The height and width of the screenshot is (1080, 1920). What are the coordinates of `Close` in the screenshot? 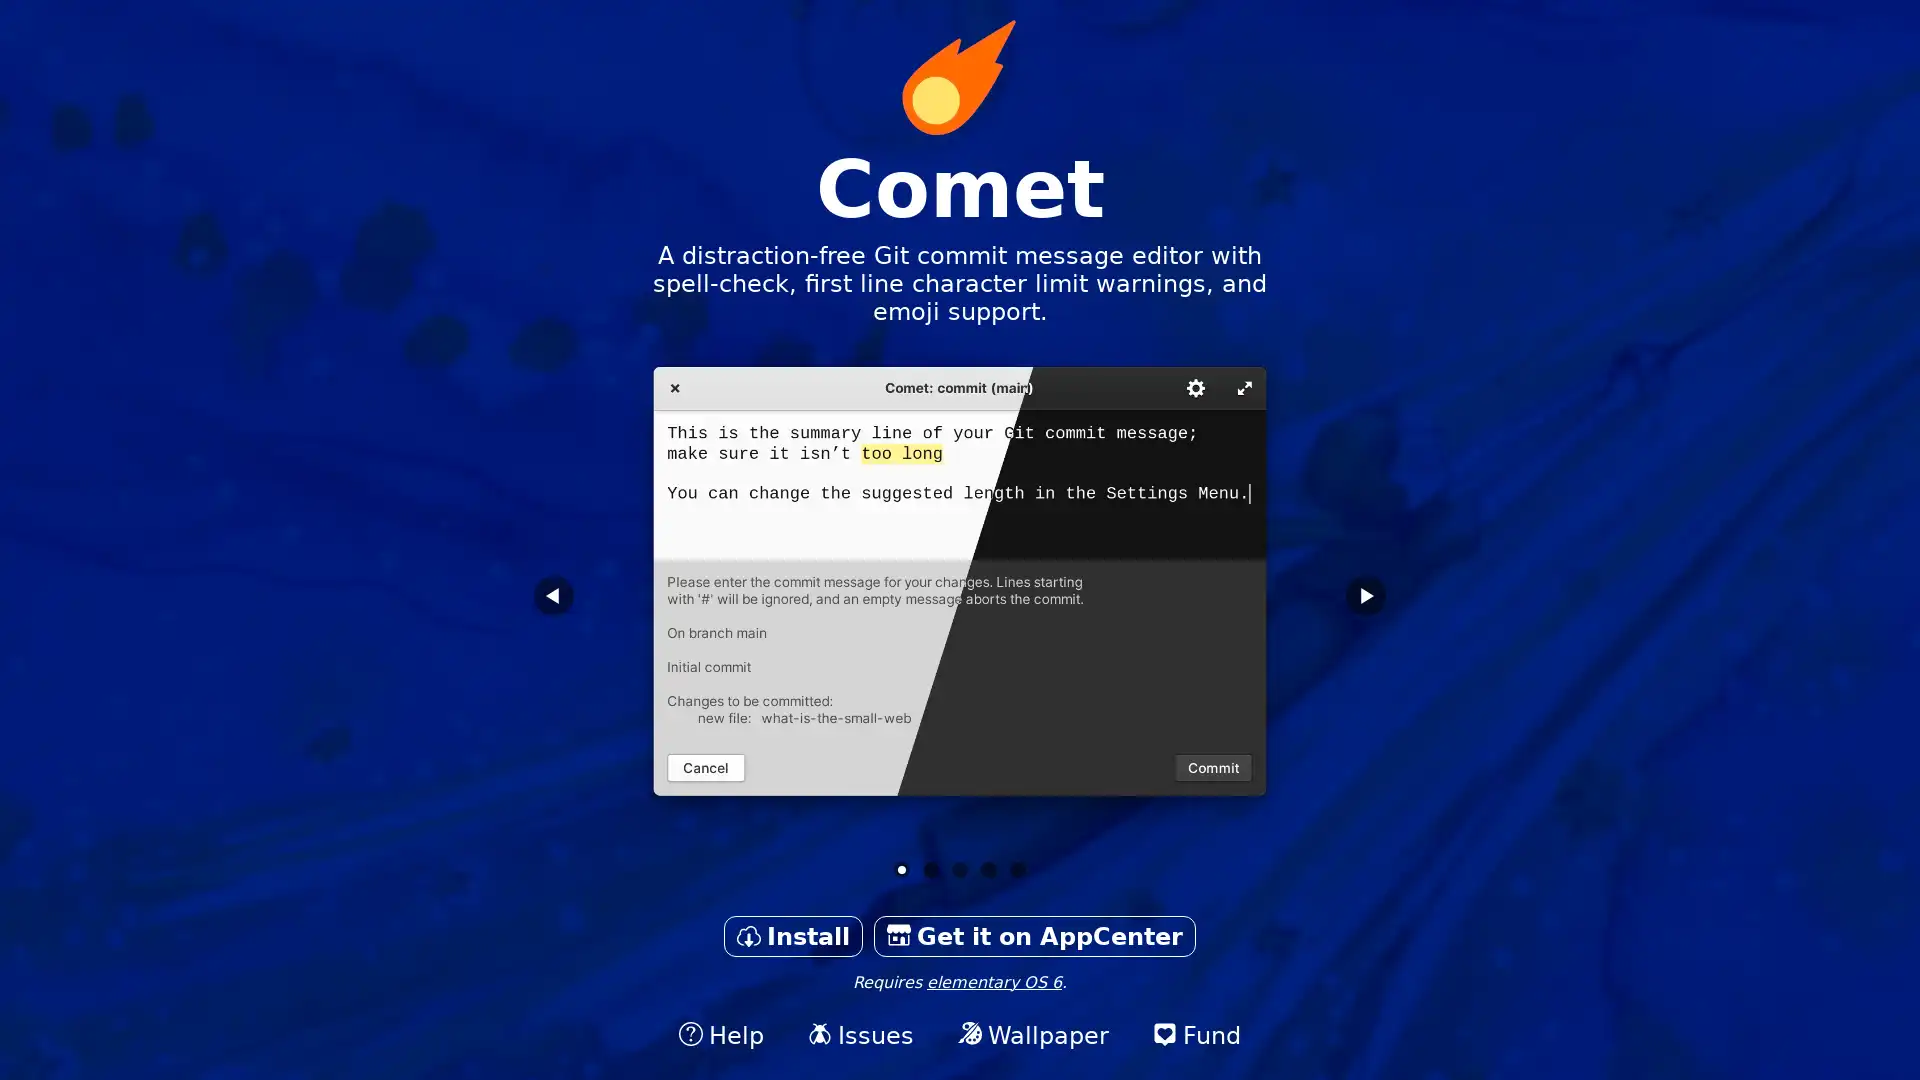 It's located at (958, 622).